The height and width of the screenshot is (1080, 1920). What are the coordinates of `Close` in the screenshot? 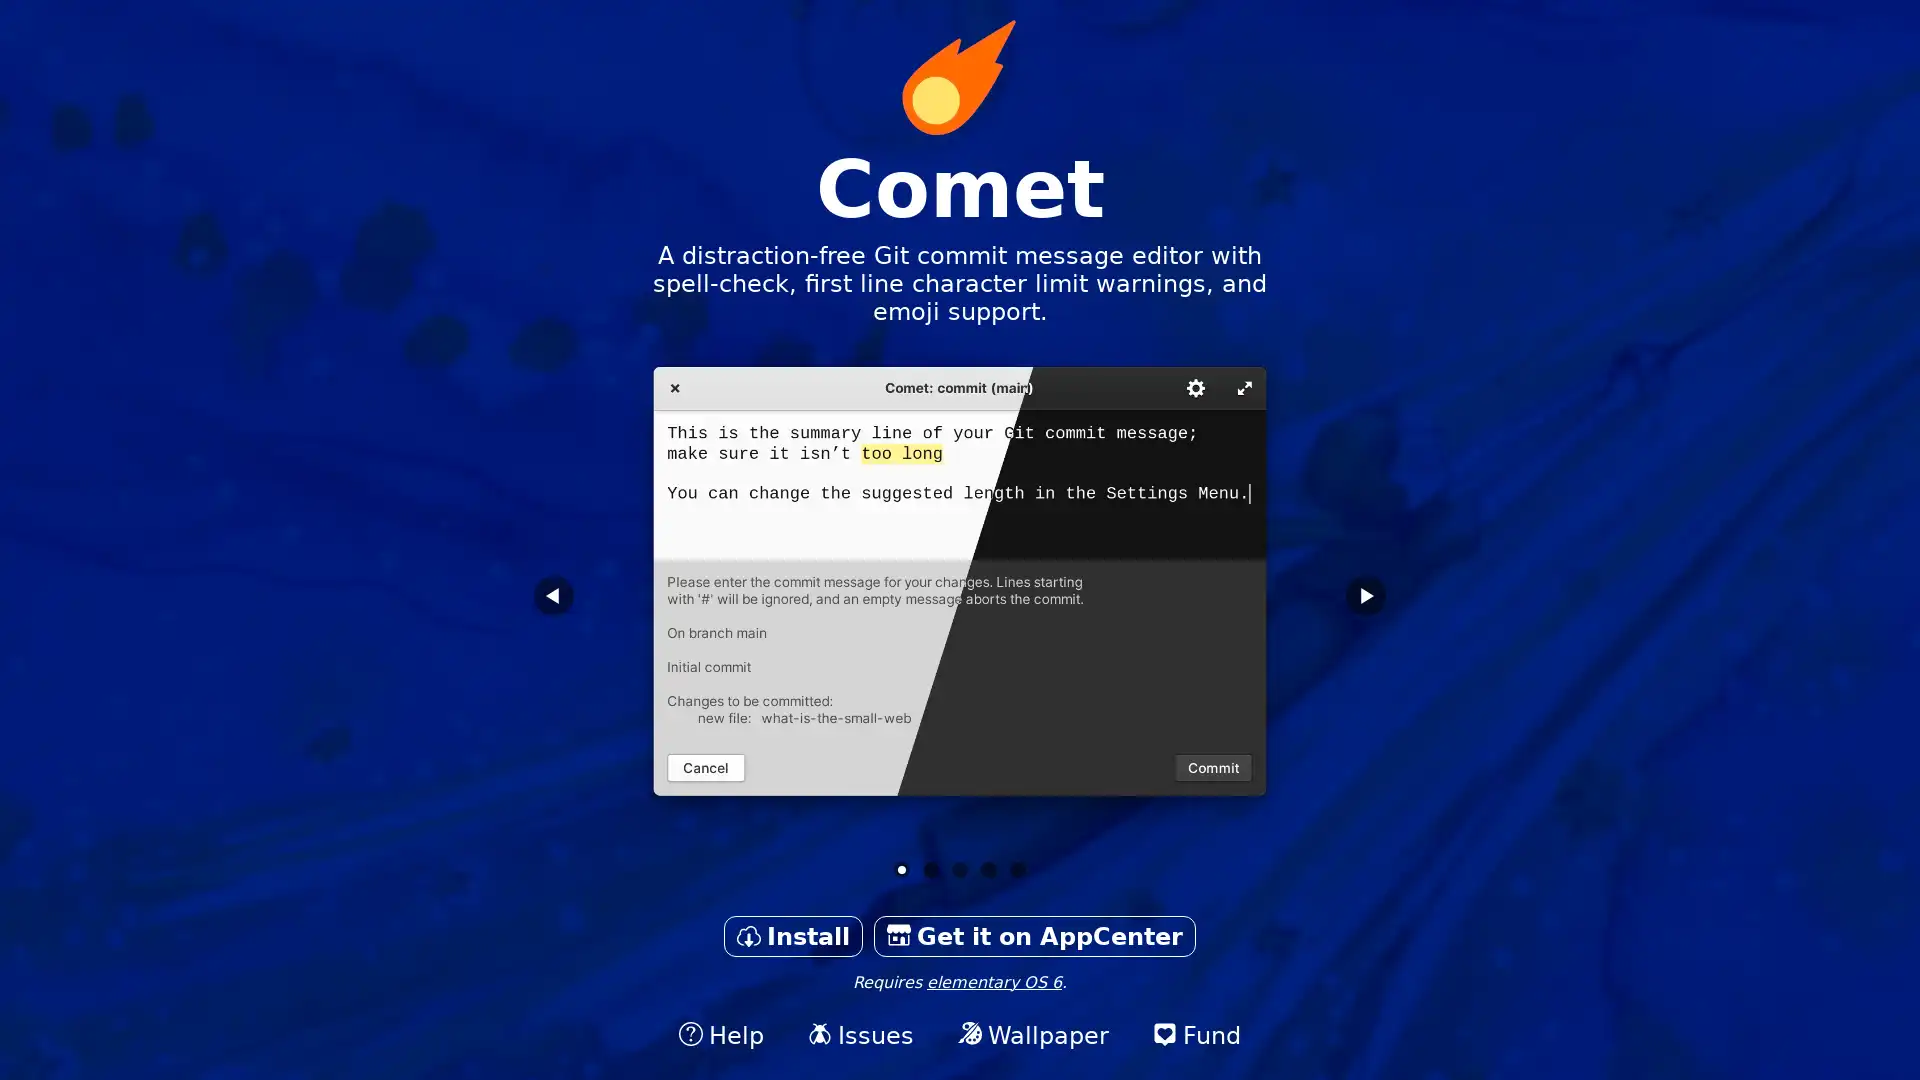 It's located at (958, 622).